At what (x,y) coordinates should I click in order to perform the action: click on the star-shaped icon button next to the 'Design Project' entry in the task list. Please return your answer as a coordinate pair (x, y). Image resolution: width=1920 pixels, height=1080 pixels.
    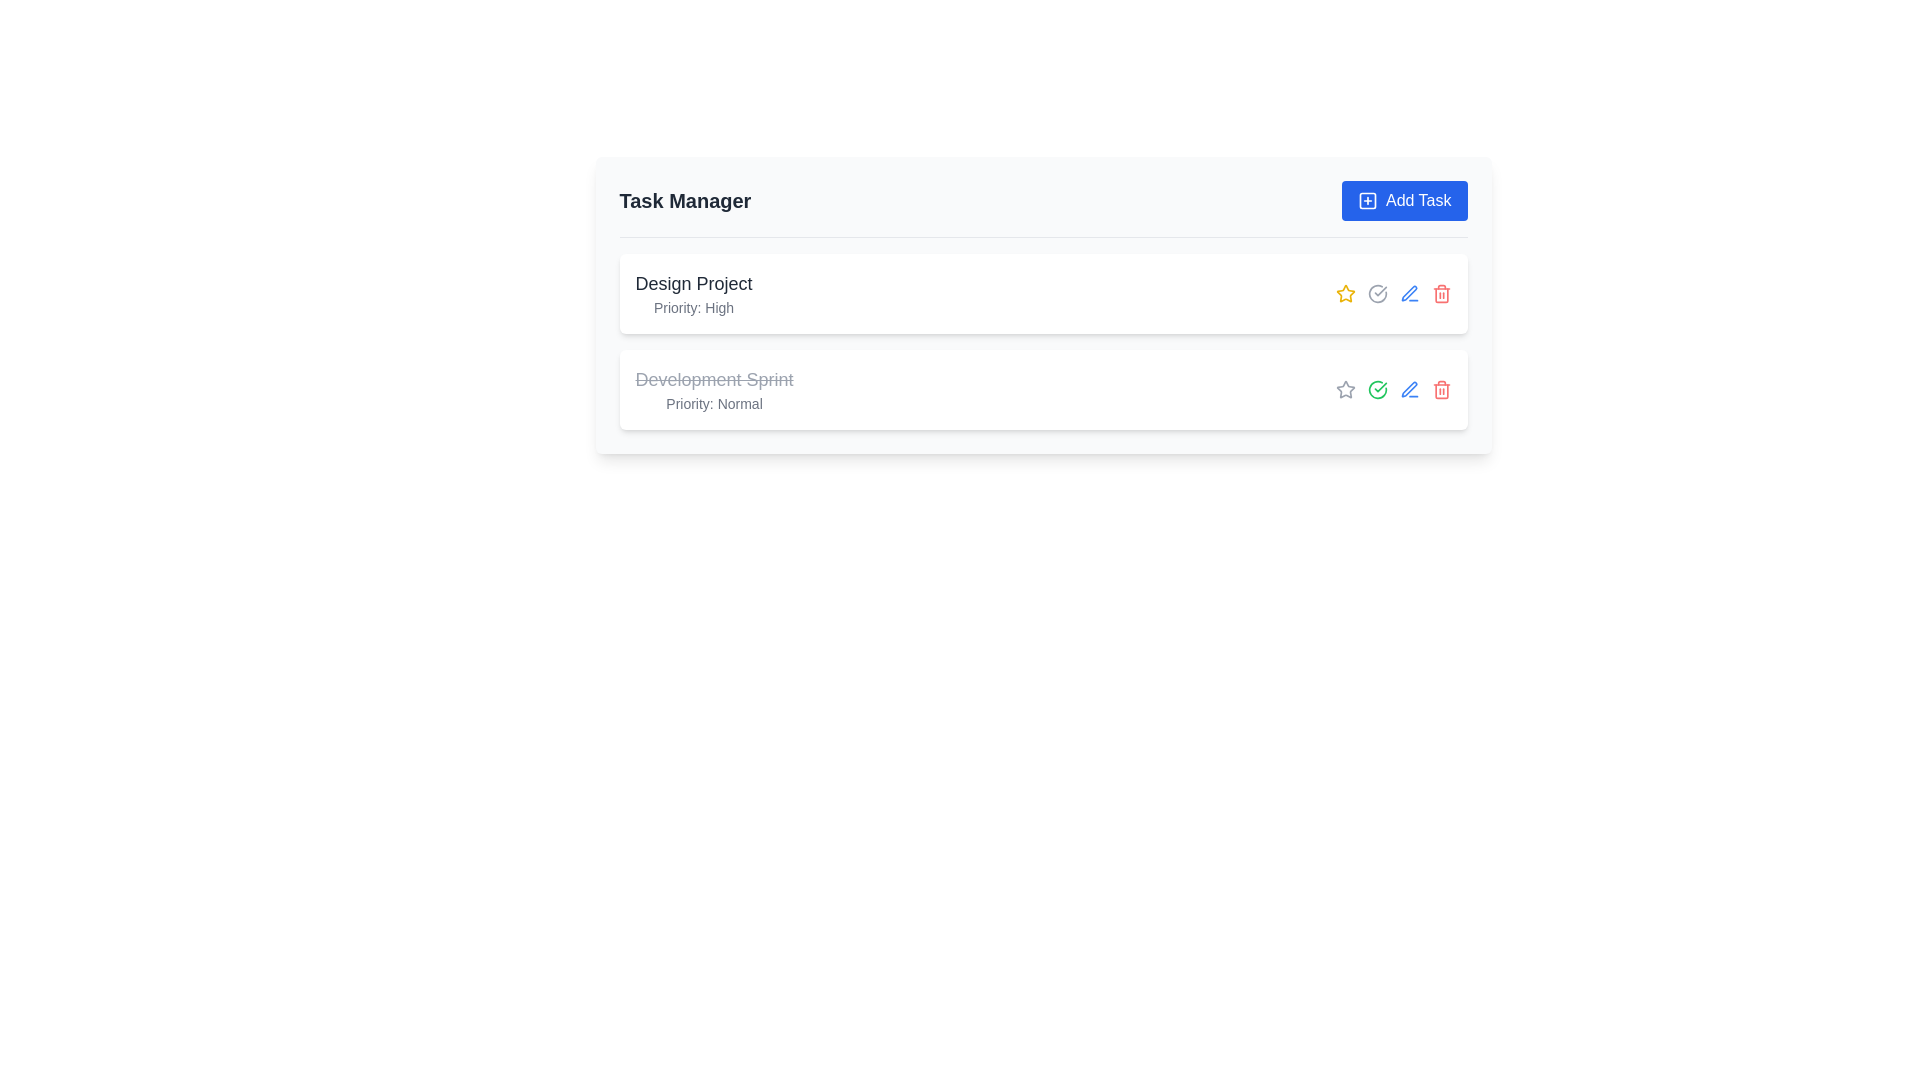
    Looking at the image, I should click on (1345, 389).